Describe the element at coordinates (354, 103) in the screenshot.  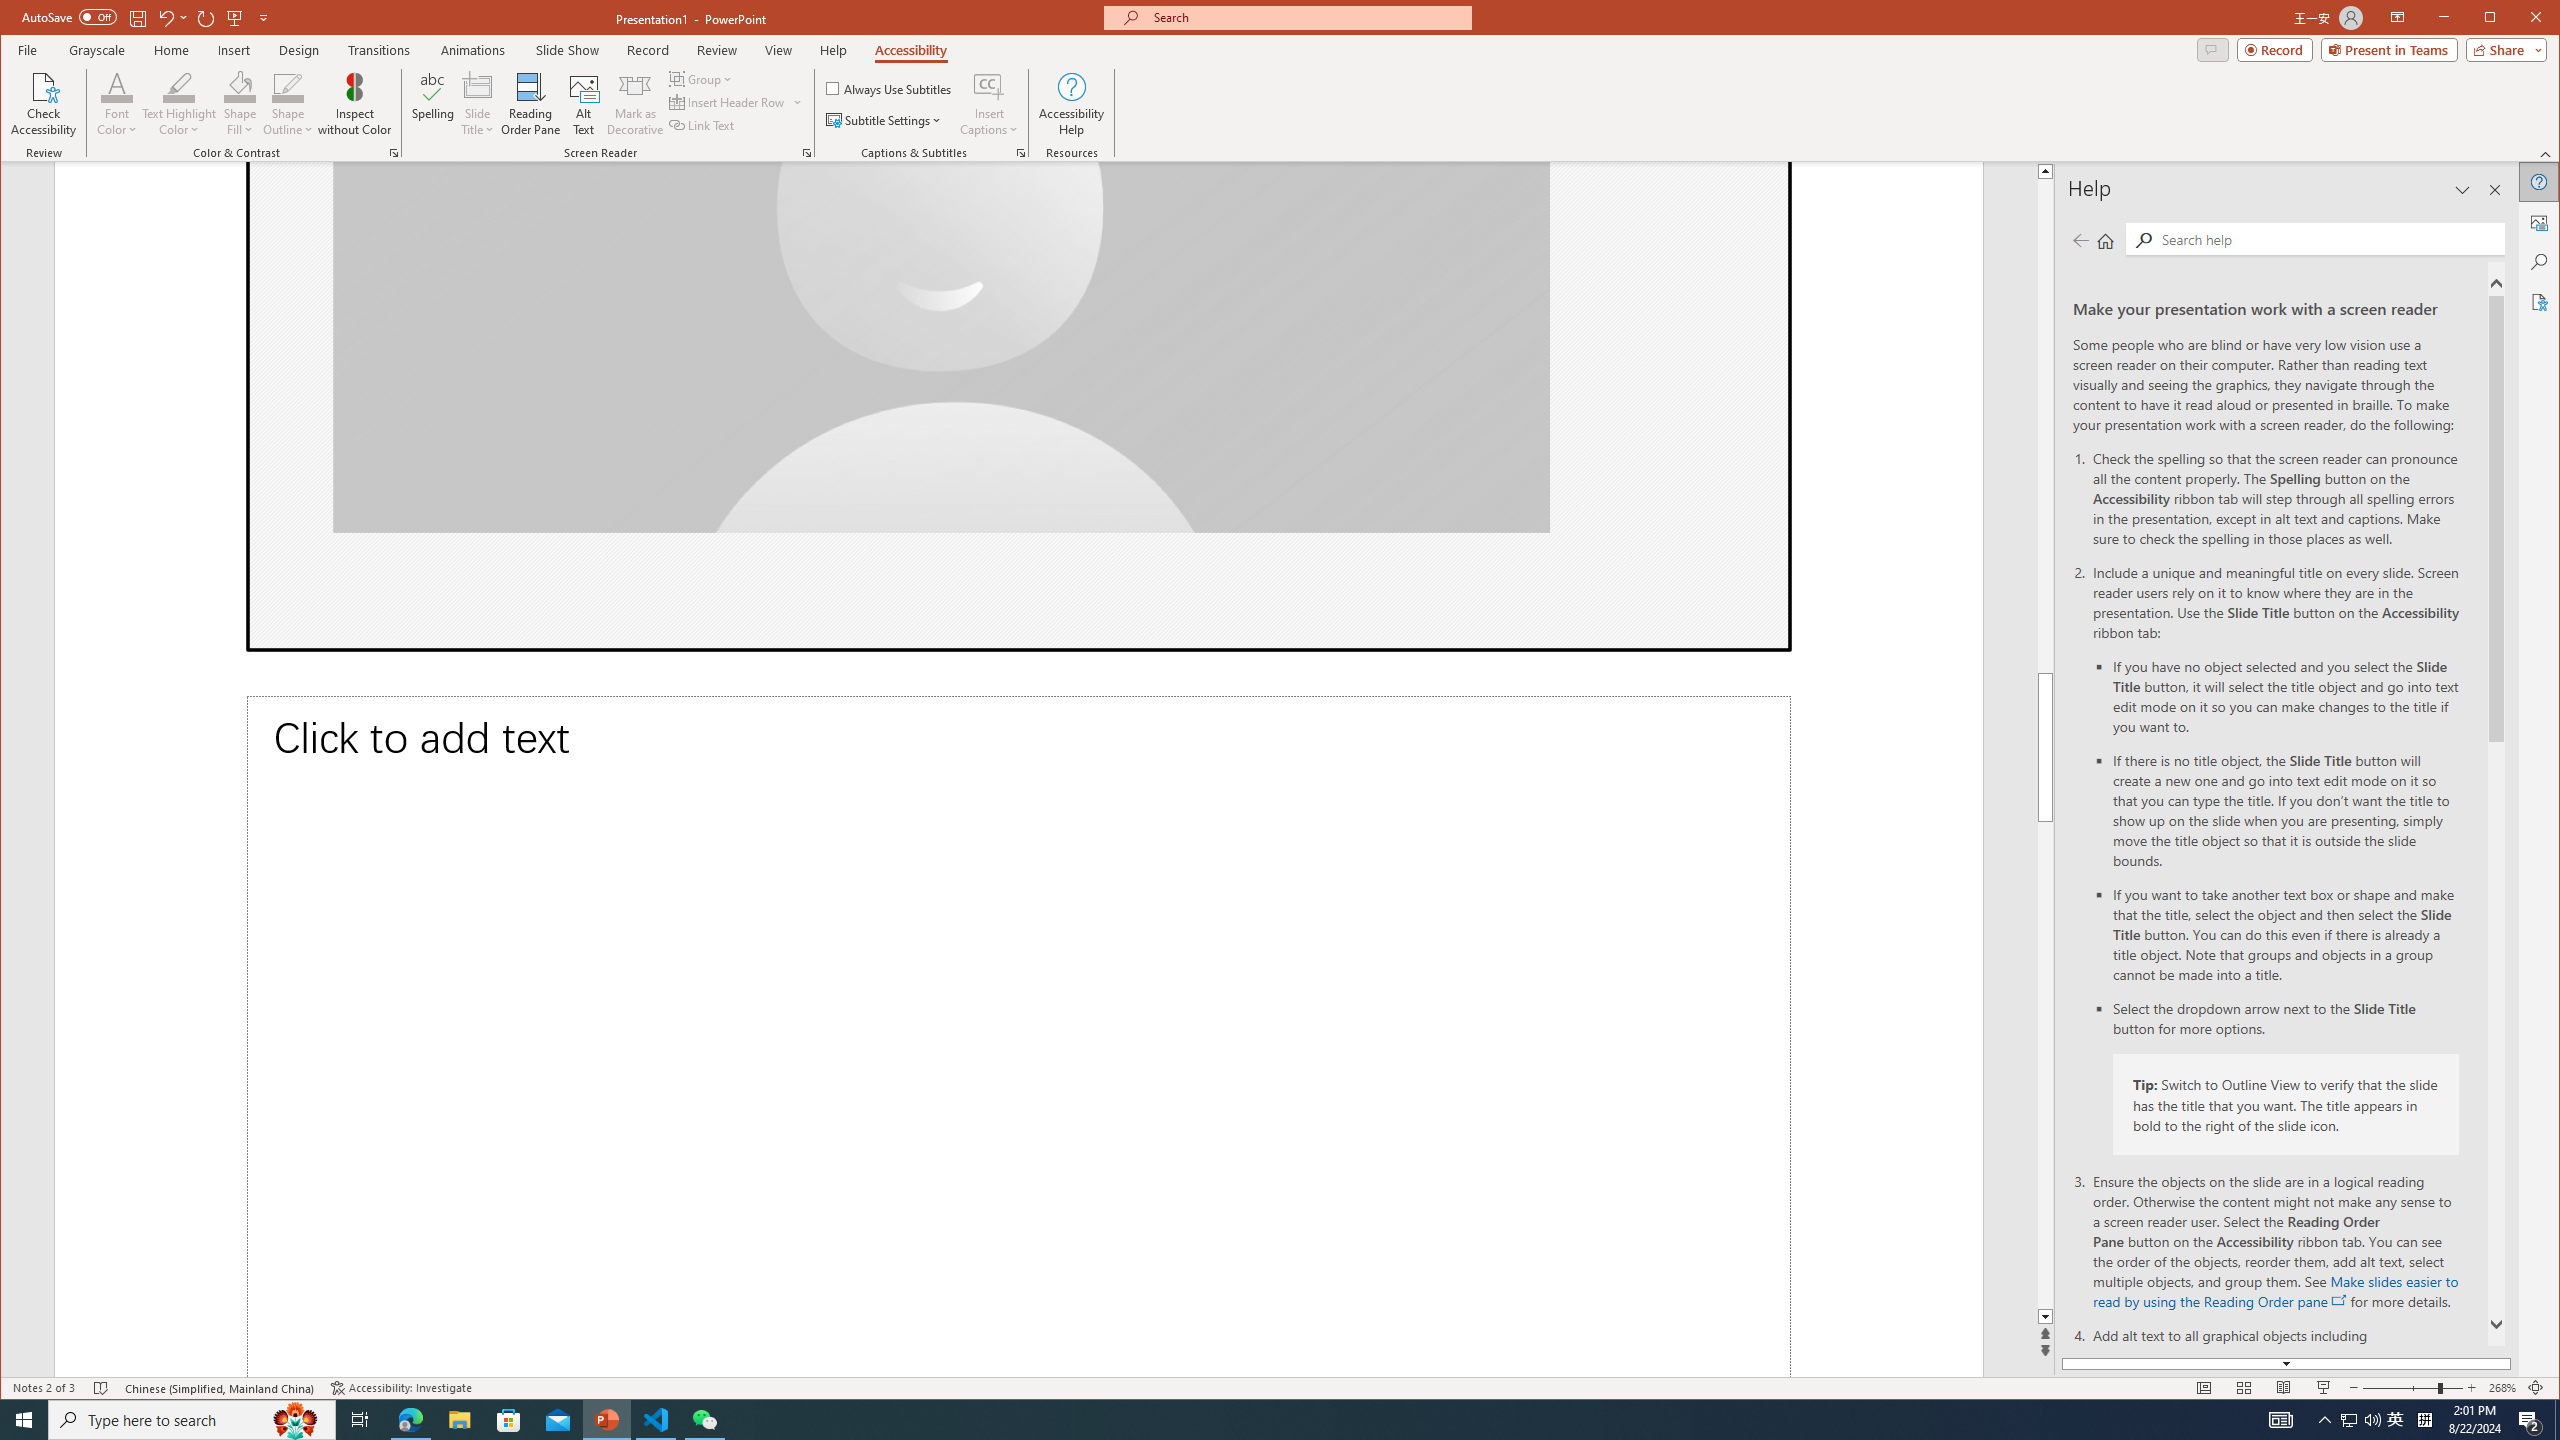
I see `'Inspect without Color'` at that location.